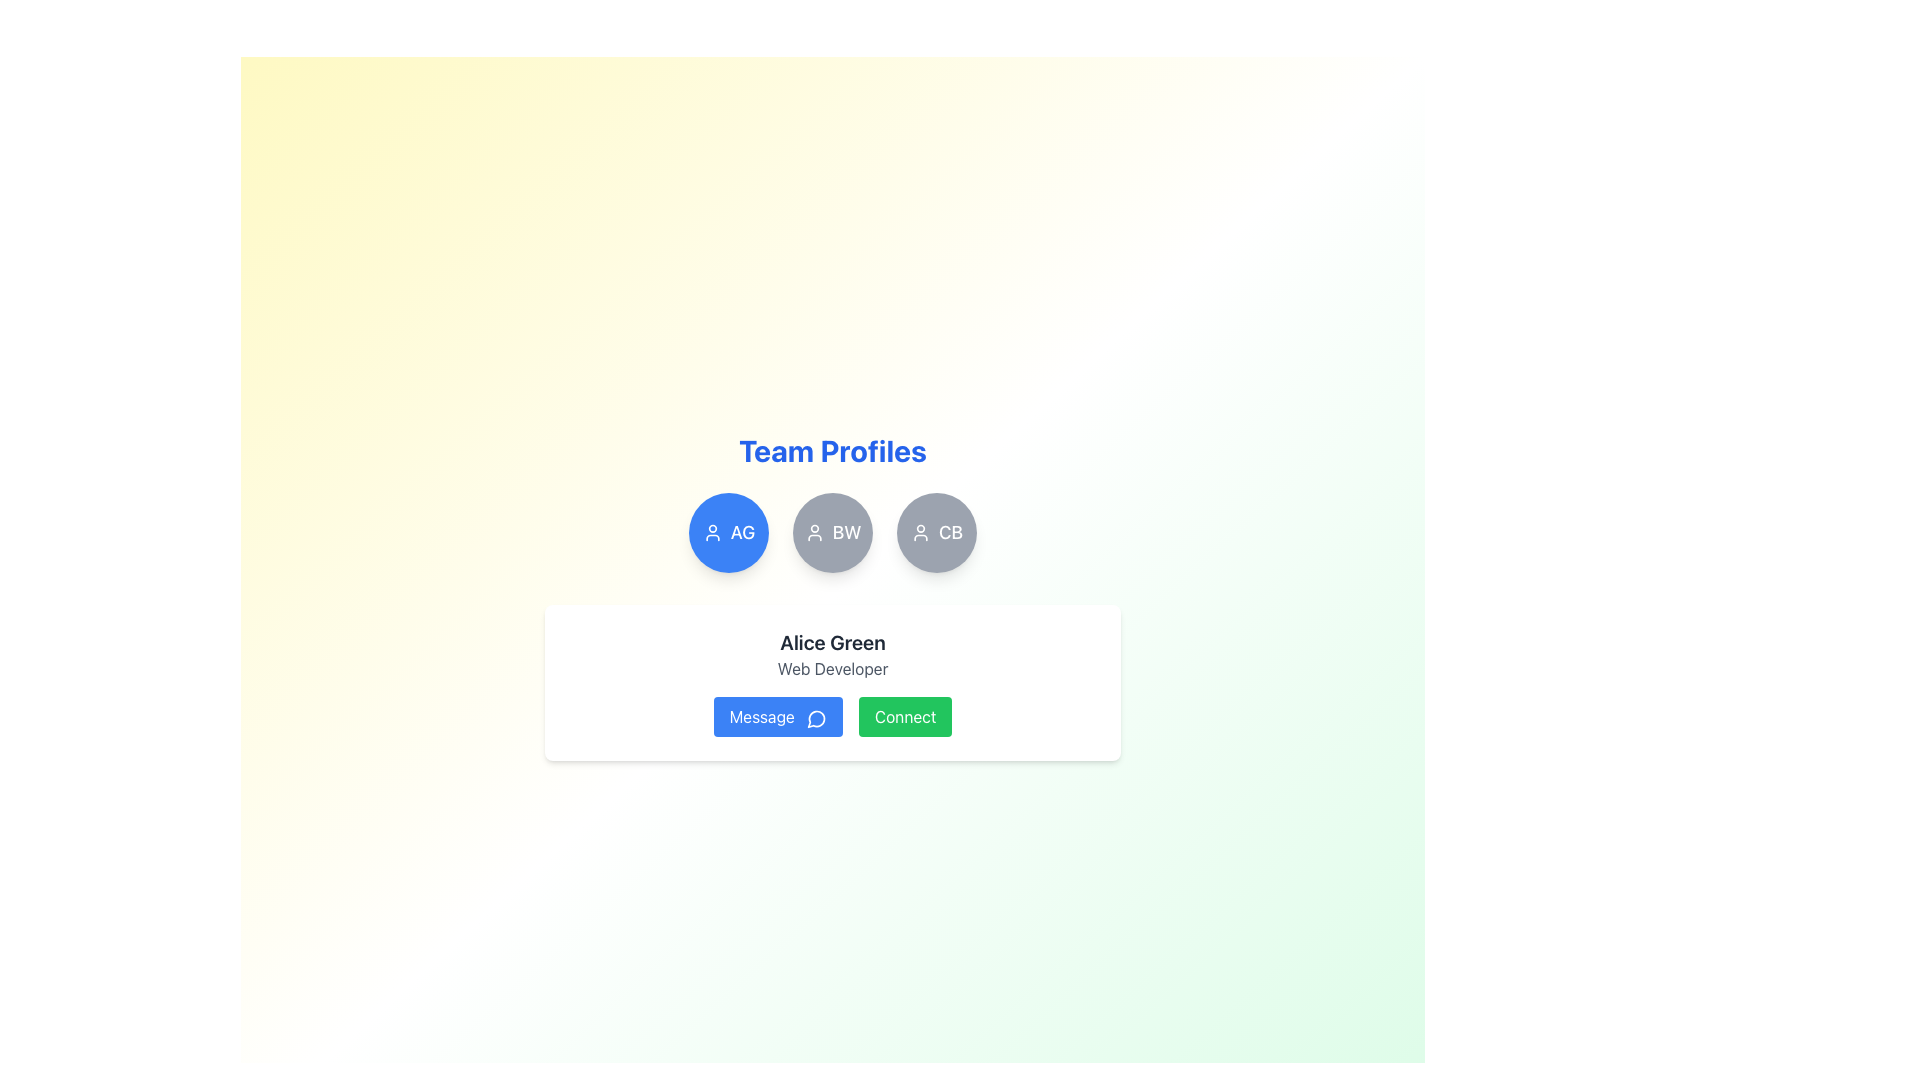 The height and width of the screenshot is (1080, 1920). I want to click on the blue 'Message' button with a speech bubble icon located at the bottom center of Alice Green's profile card to initiate communication, so click(833, 716).